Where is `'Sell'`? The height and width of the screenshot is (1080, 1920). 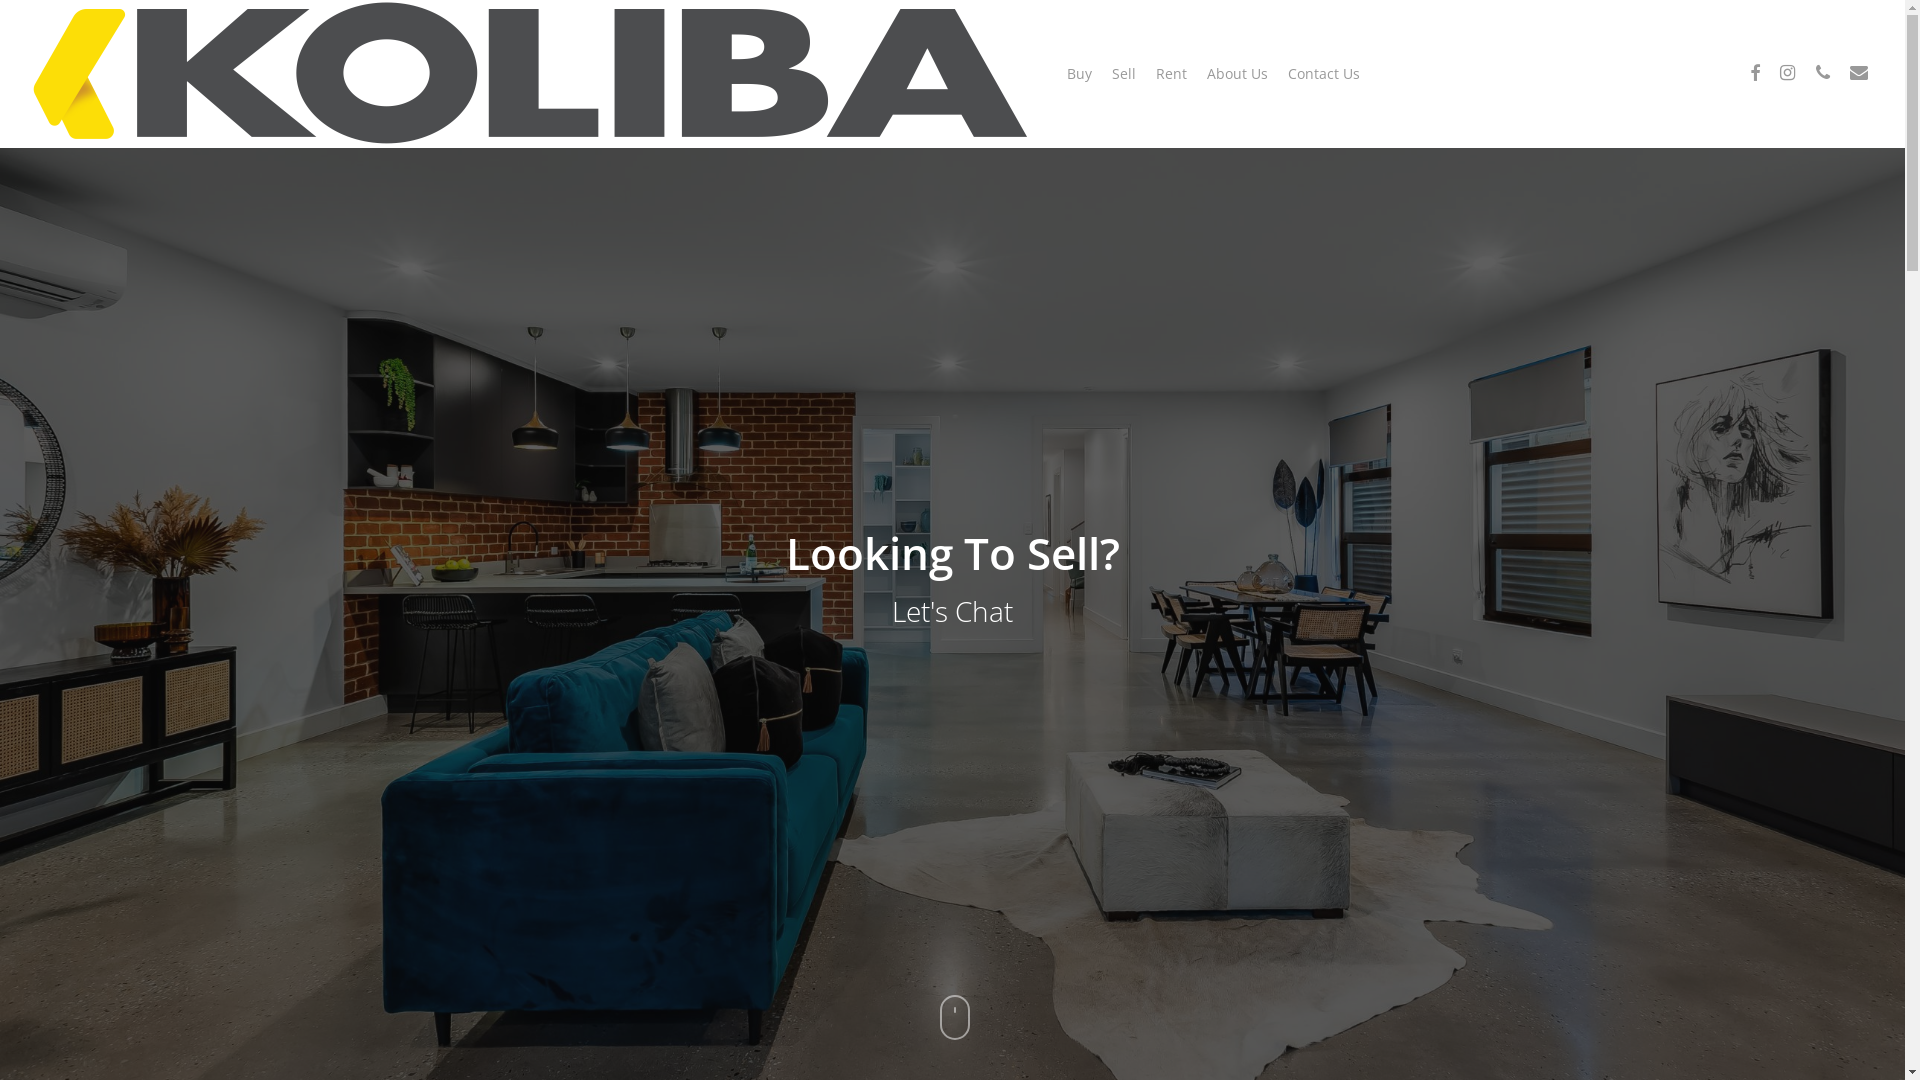
'Sell' is located at coordinates (1123, 72).